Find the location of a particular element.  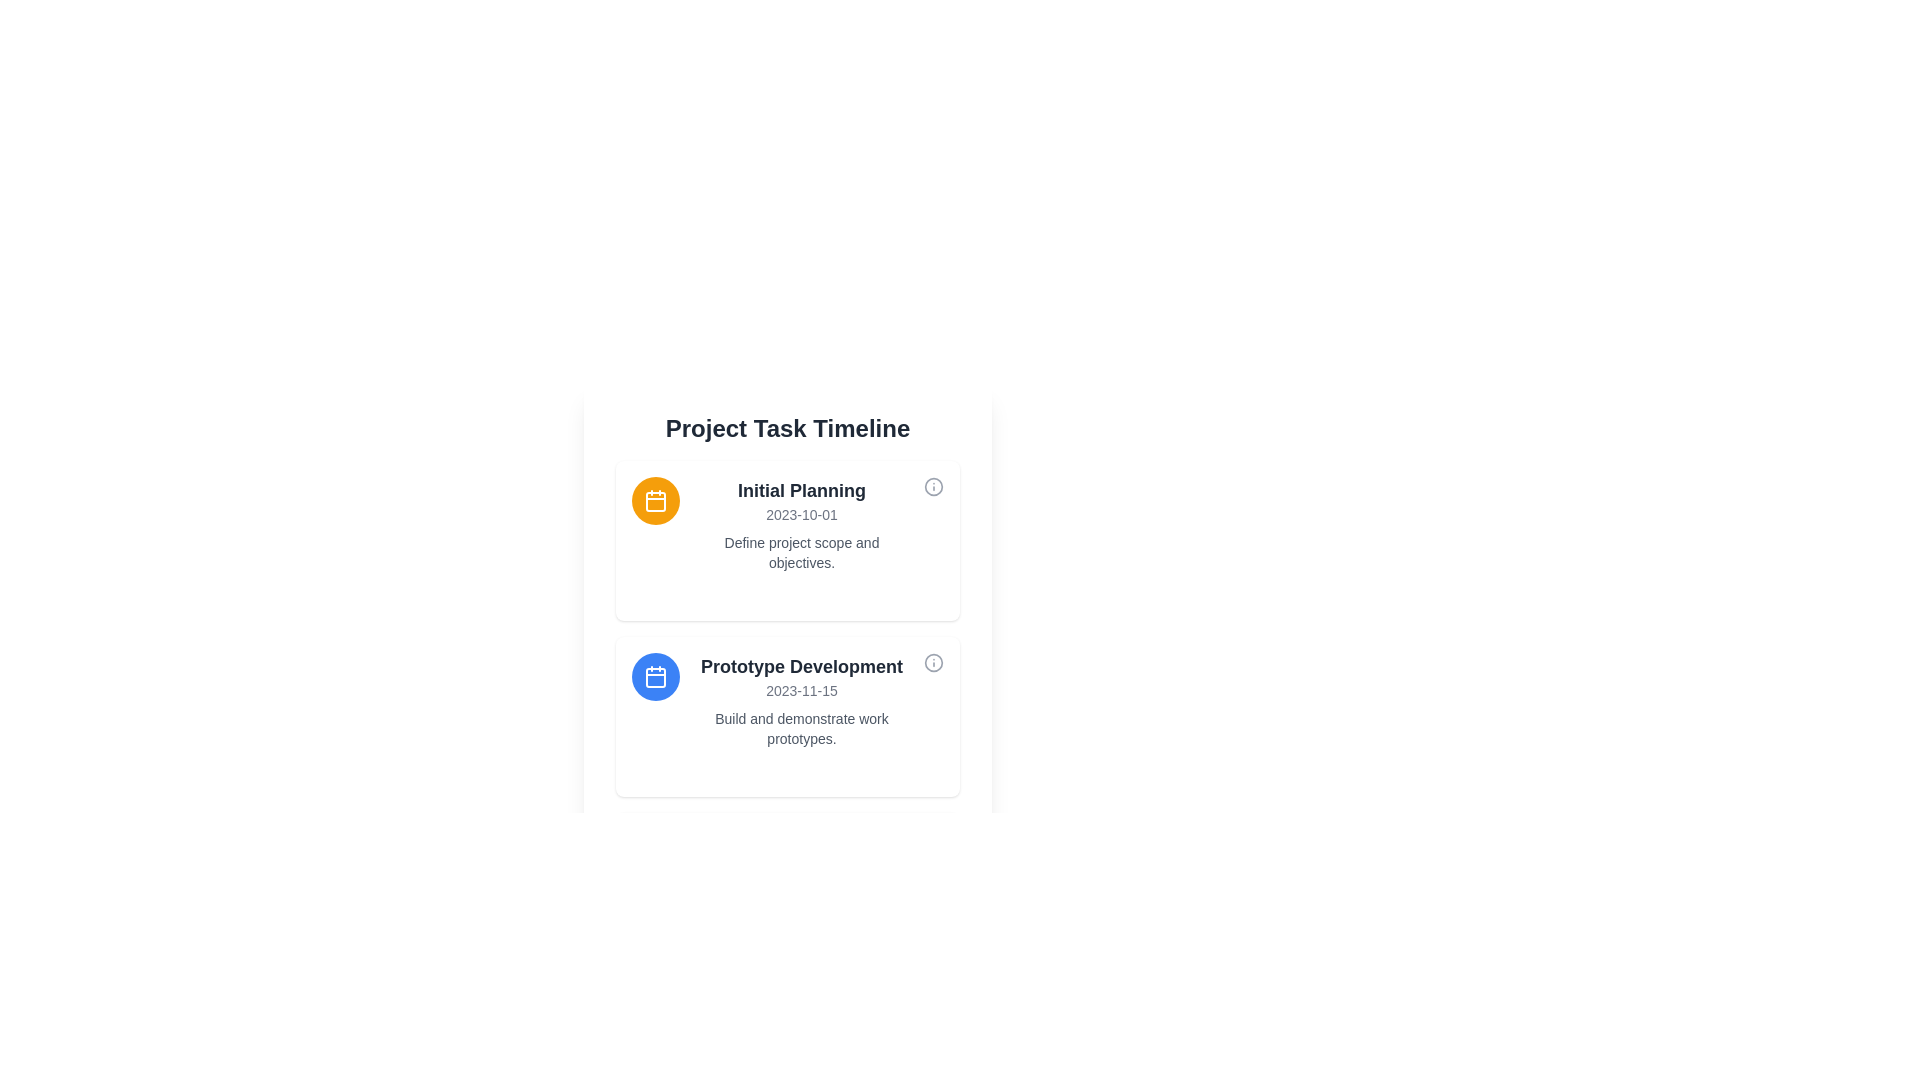

informational text block located under the 'Initial Planning' section, which provides details about the project tasks, specifically positioned between the date '2023-10-01' and the status label 'Pending' is located at coordinates (801, 552).